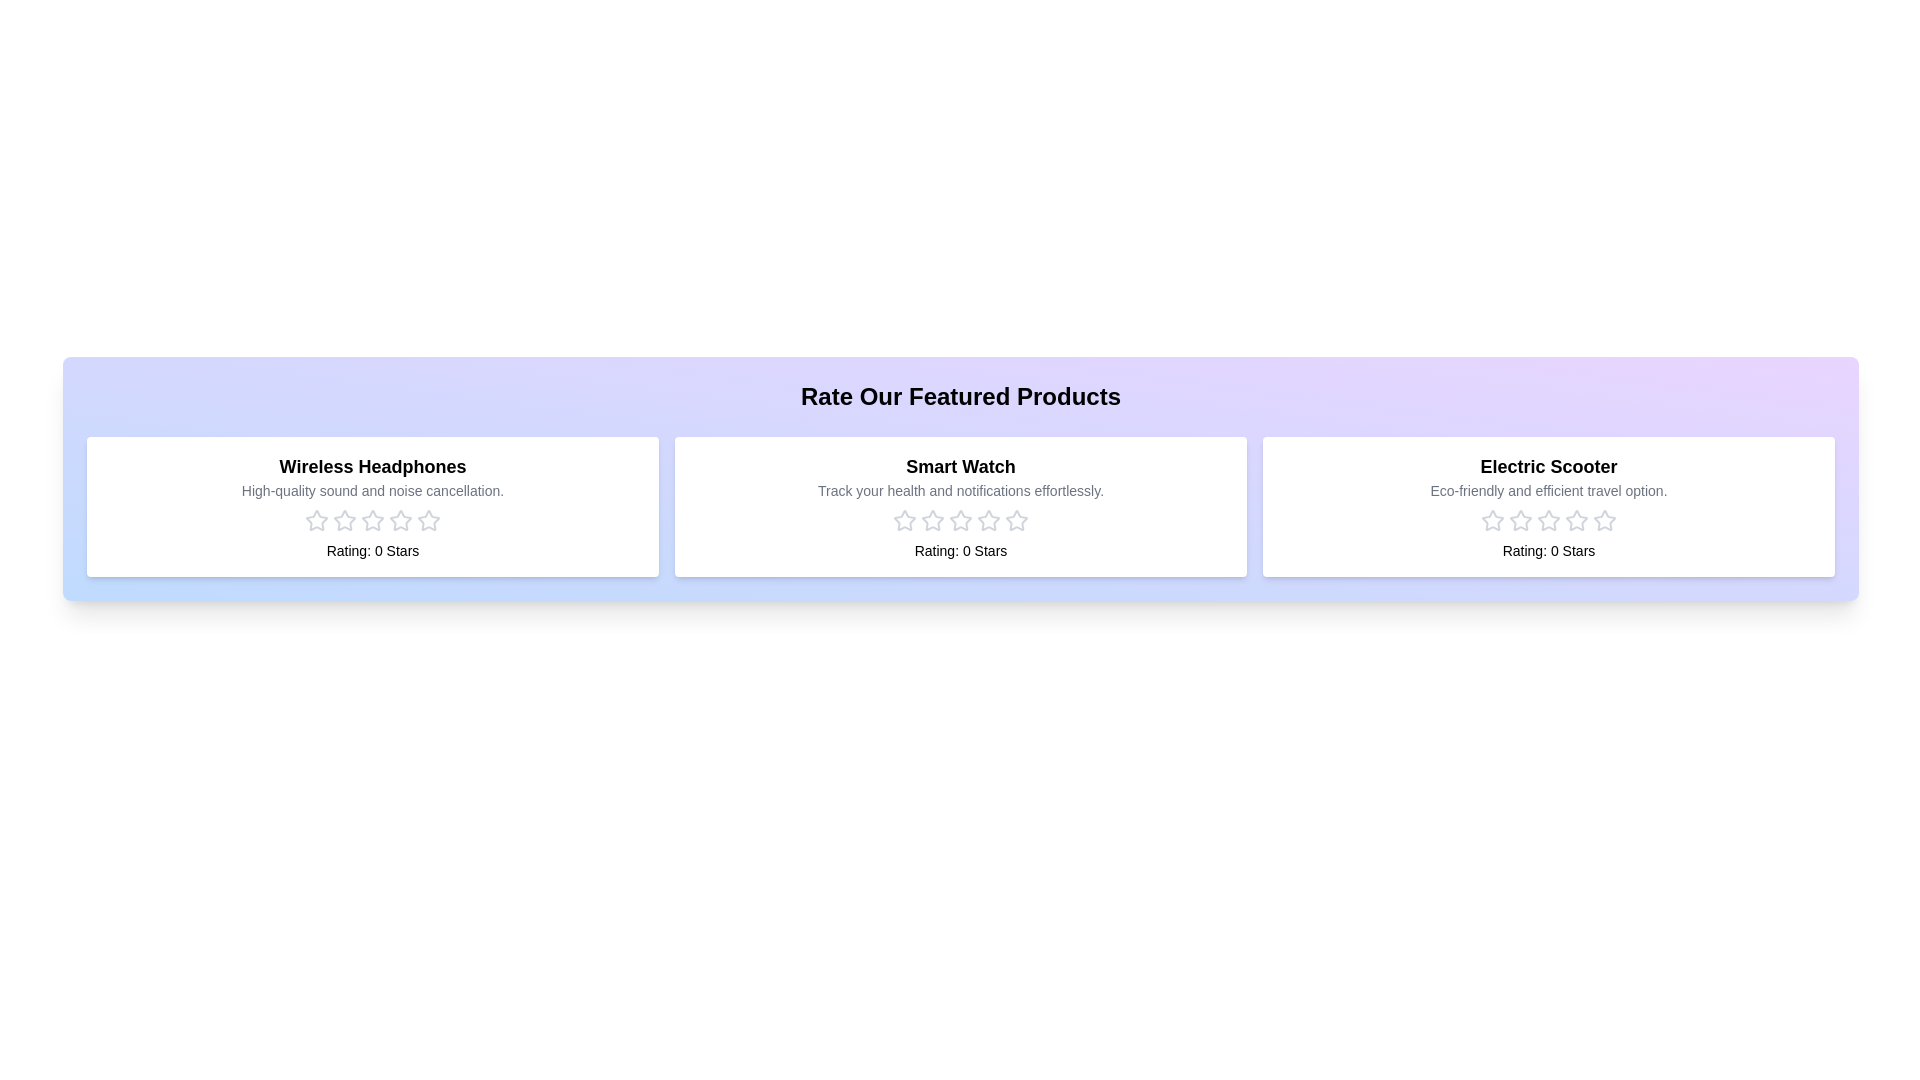 Image resolution: width=1920 pixels, height=1080 pixels. What do you see at coordinates (1548, 519) in the screenshot?
I see `the rating for the product 'Electric Scooter' to 3 stars by clicking on the corresponding star` at bounding box center [1548, 519].